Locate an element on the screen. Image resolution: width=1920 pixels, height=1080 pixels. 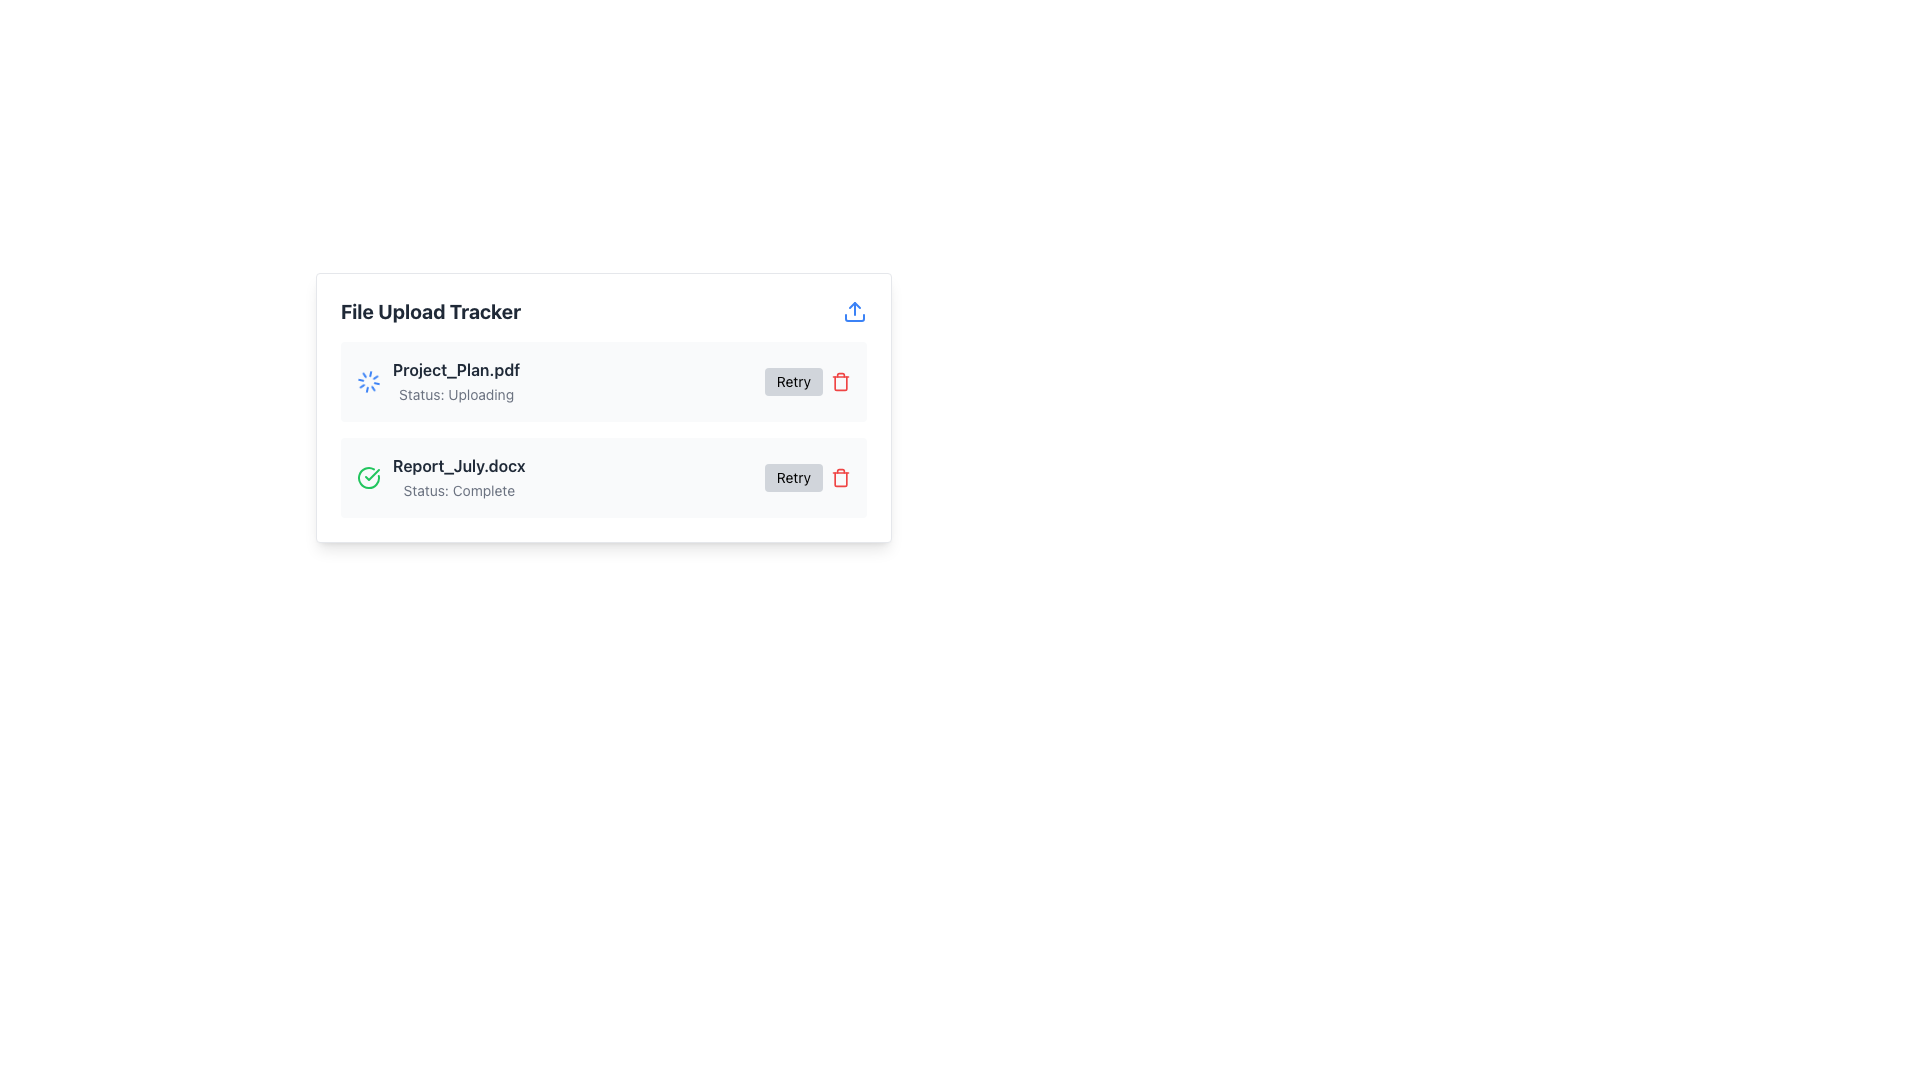
the text label indicating the upload status of the file 'Project_Plan.pdf', which is positioned directly below the filename in the file upload tracker interface is located at coordinates (455, 394).